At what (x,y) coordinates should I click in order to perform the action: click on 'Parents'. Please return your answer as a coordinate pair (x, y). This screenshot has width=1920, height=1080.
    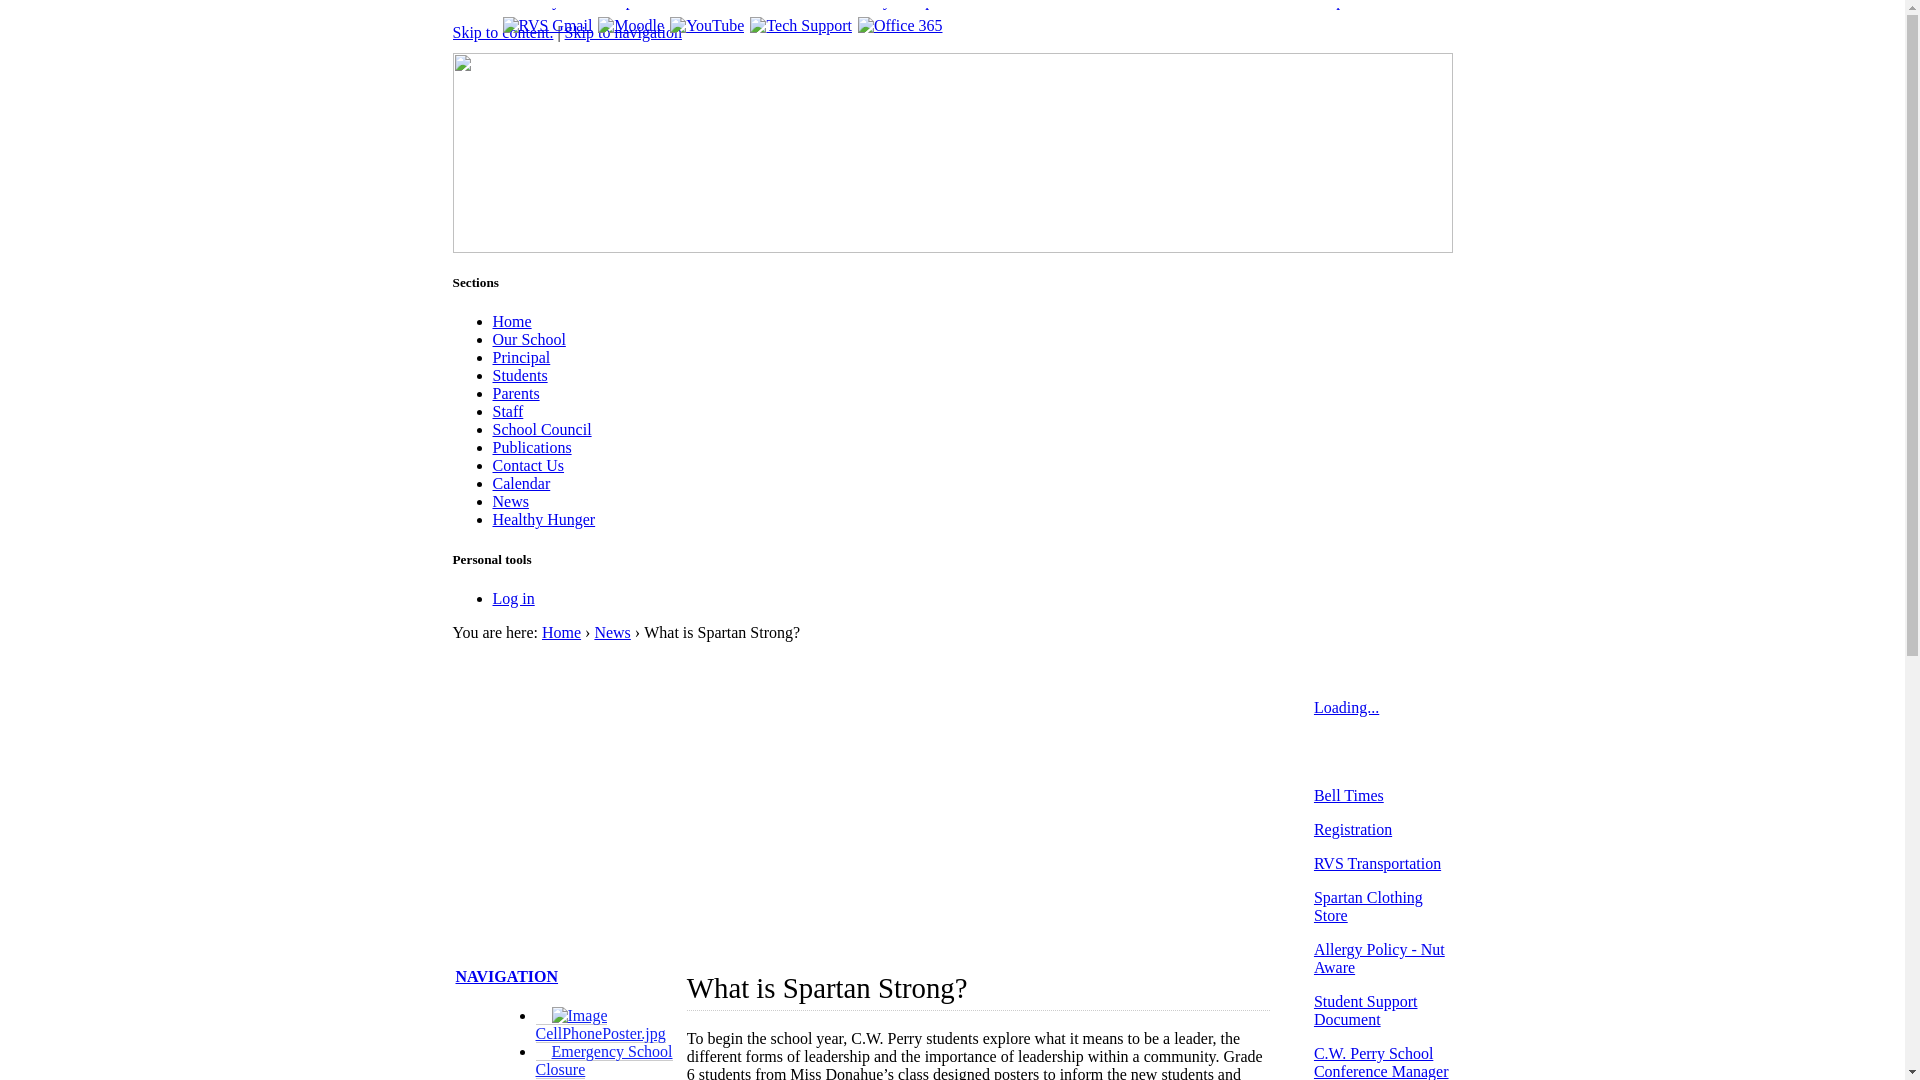
    Looking at the image, I should click on (491, 393).